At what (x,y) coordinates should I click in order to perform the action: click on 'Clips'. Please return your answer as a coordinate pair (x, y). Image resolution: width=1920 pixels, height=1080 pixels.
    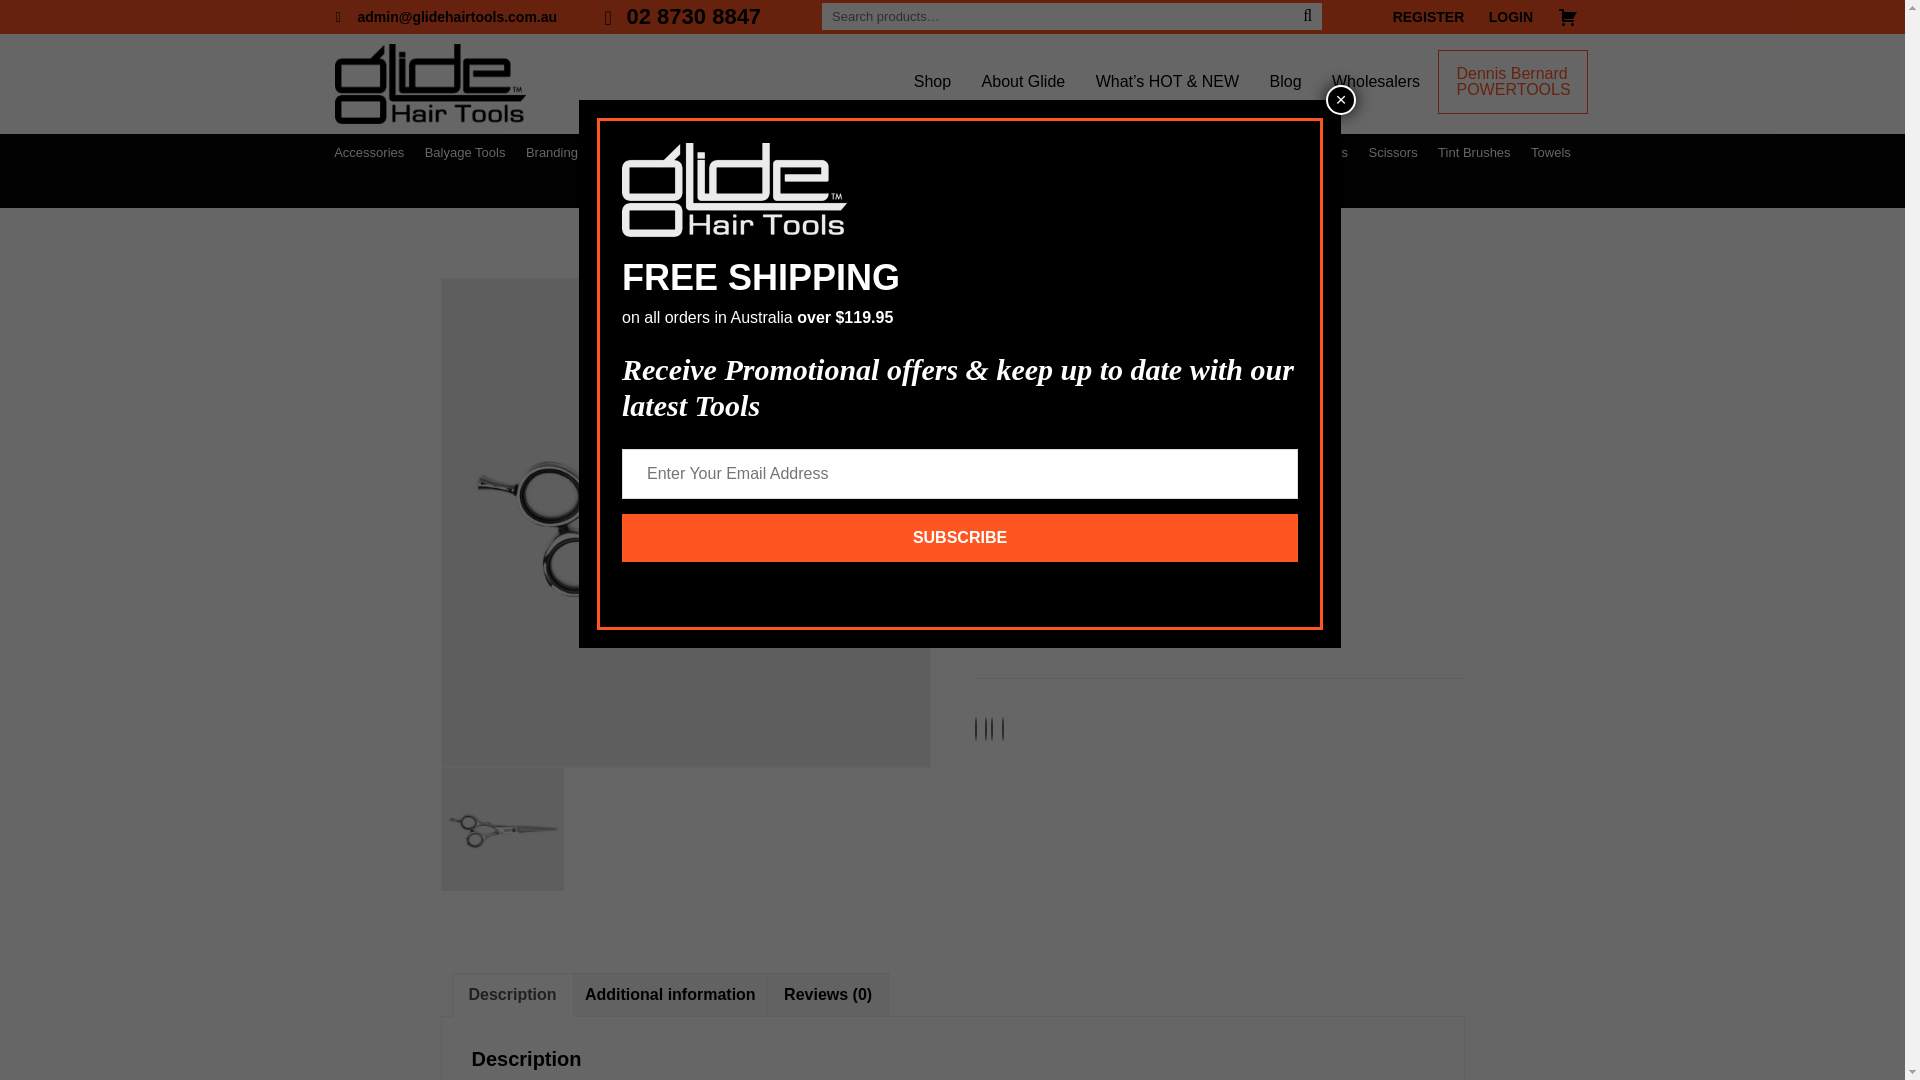
    Looking at the image, I should click on (848, 151).